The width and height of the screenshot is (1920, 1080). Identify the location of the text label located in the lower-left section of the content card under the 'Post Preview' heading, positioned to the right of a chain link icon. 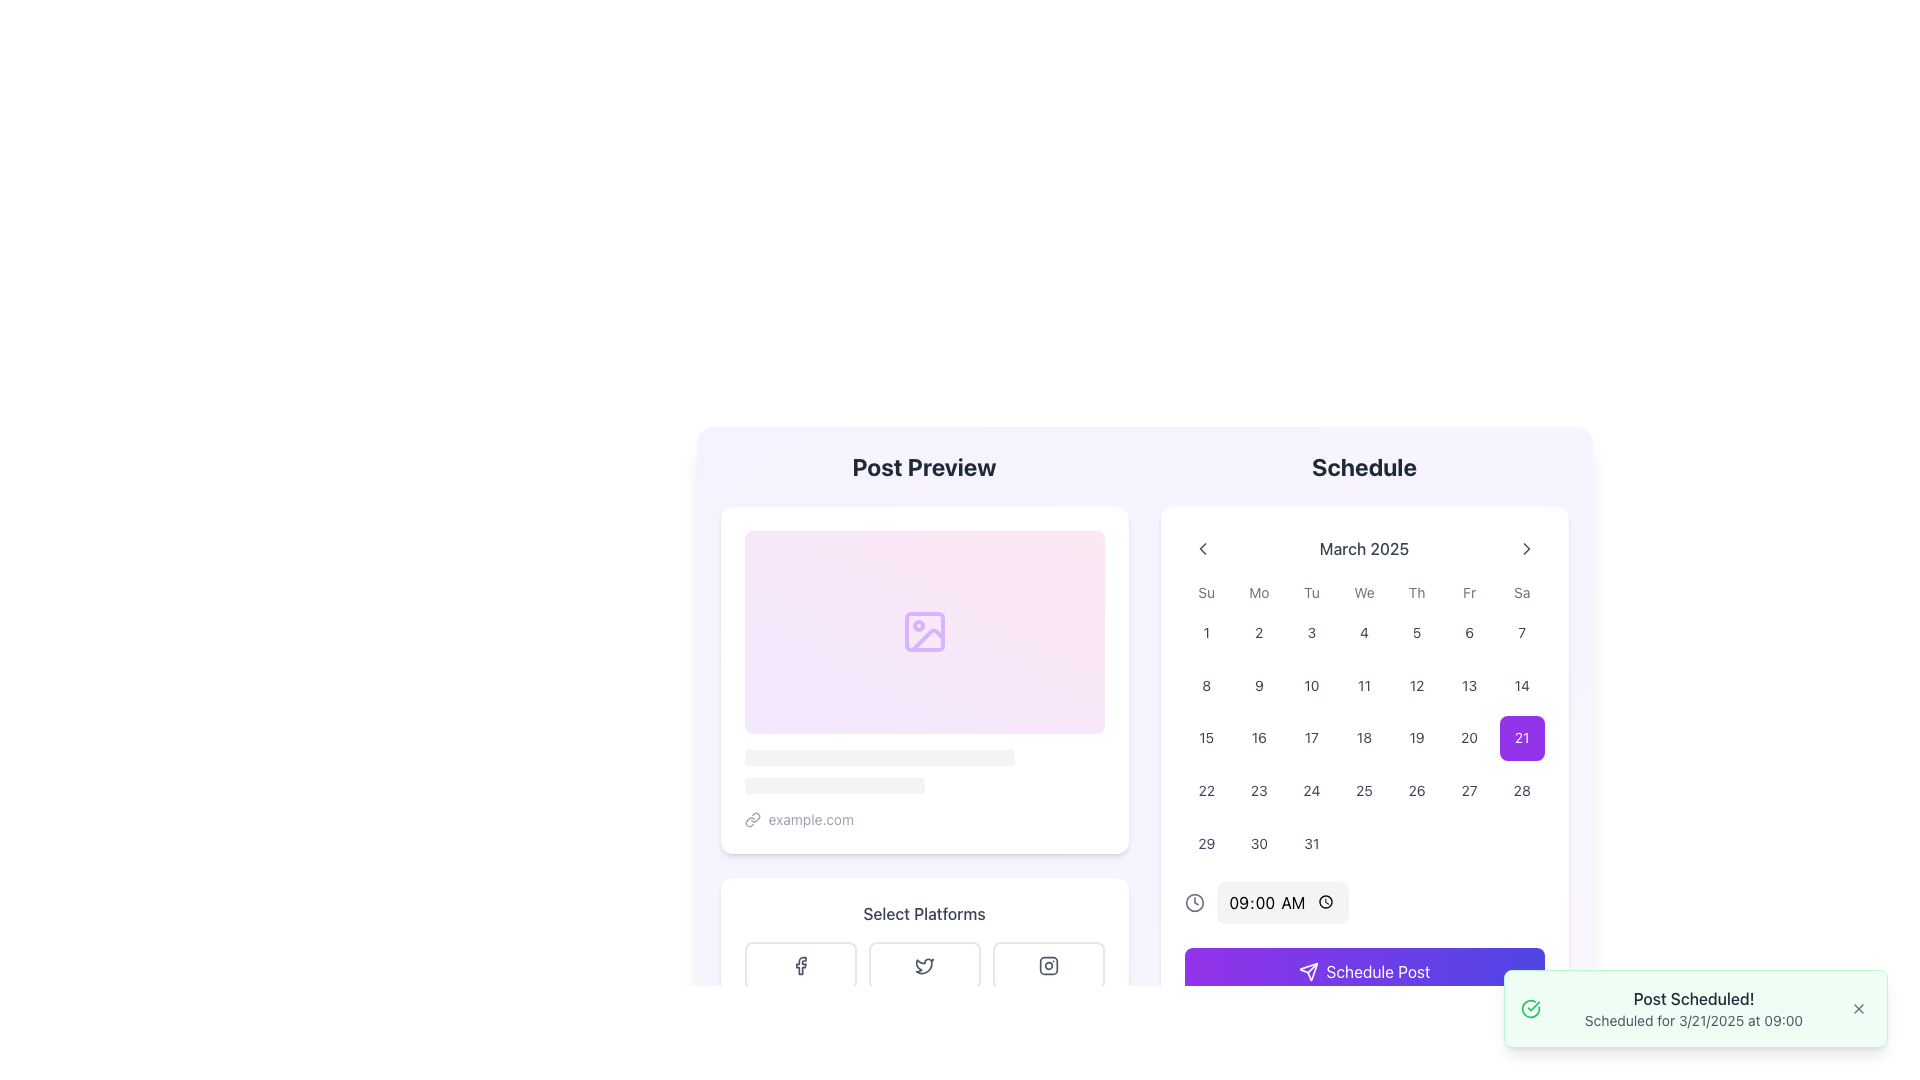
(811, 819).